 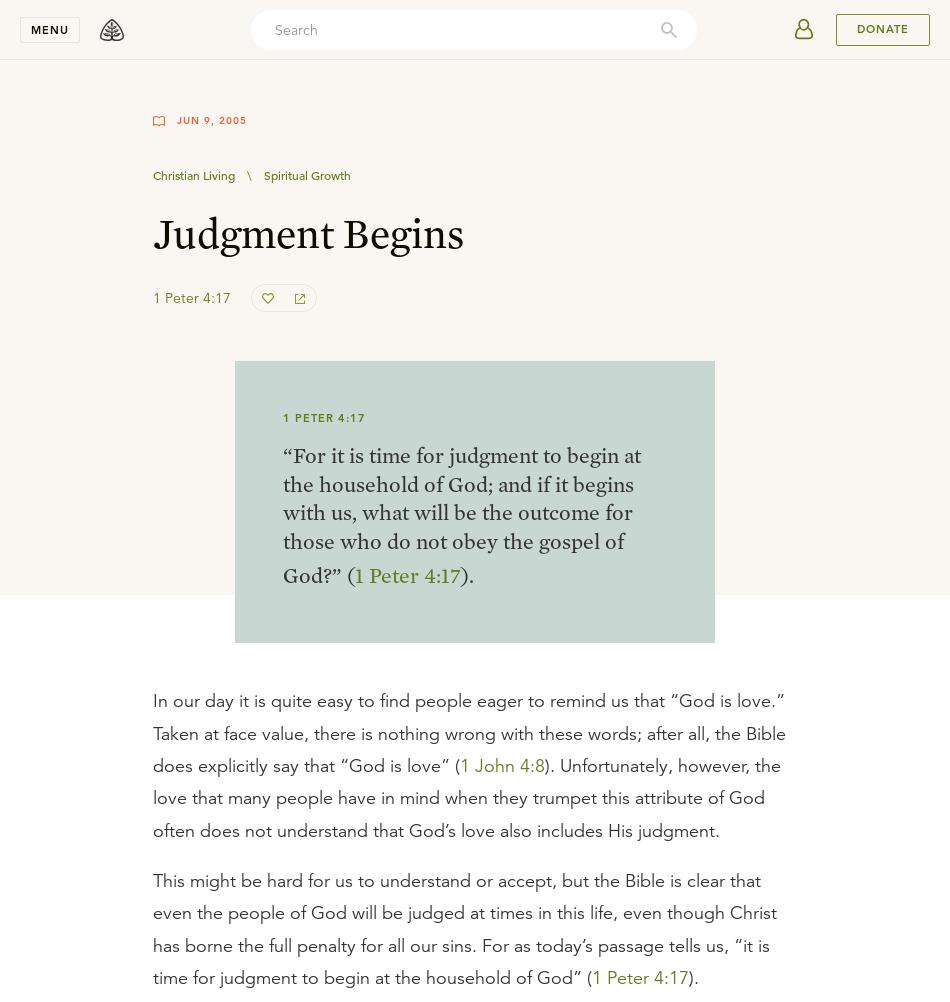 I want to click on 'In our day it is quite easy to find people eager to remind us that “God is love.” Taken at face value, there is nothing wrong with these words; after all, the Bible does explicitly say that “God is love” (', so click(x=468, y=732).